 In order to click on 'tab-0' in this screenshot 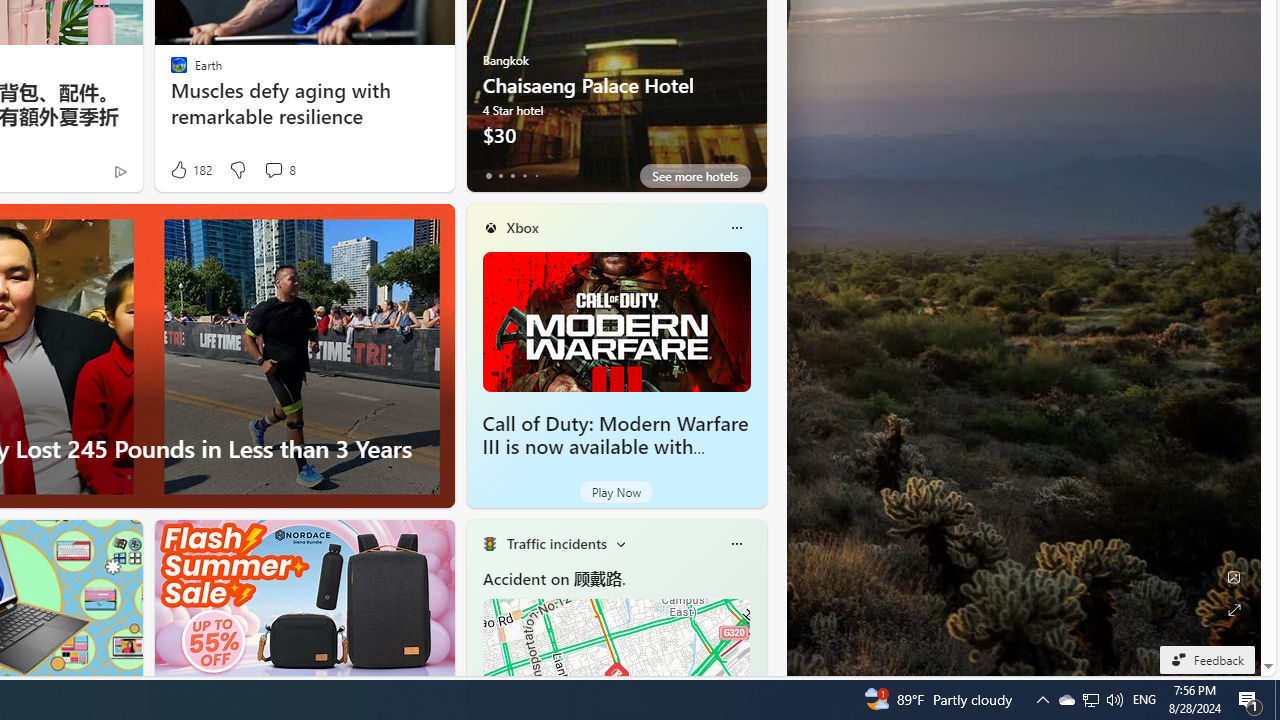, I will do `click(488, 175)`.